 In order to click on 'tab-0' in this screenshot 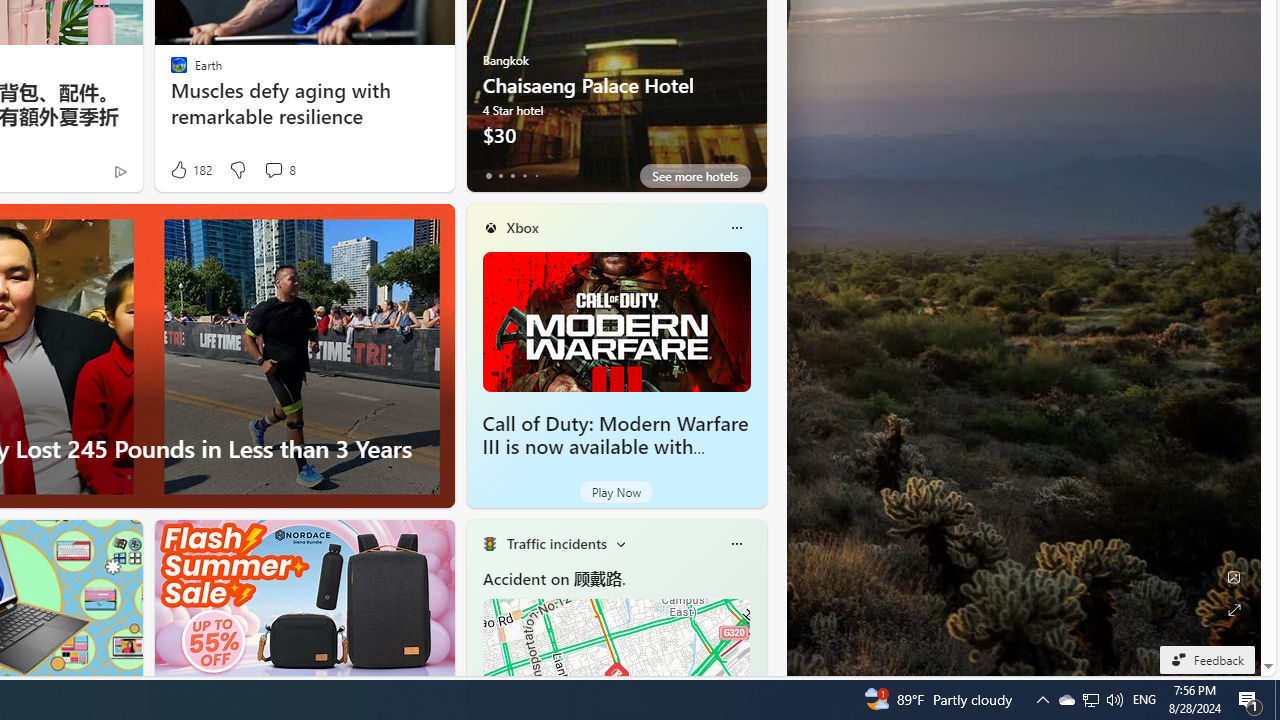, I will do `click(488, 175)`.